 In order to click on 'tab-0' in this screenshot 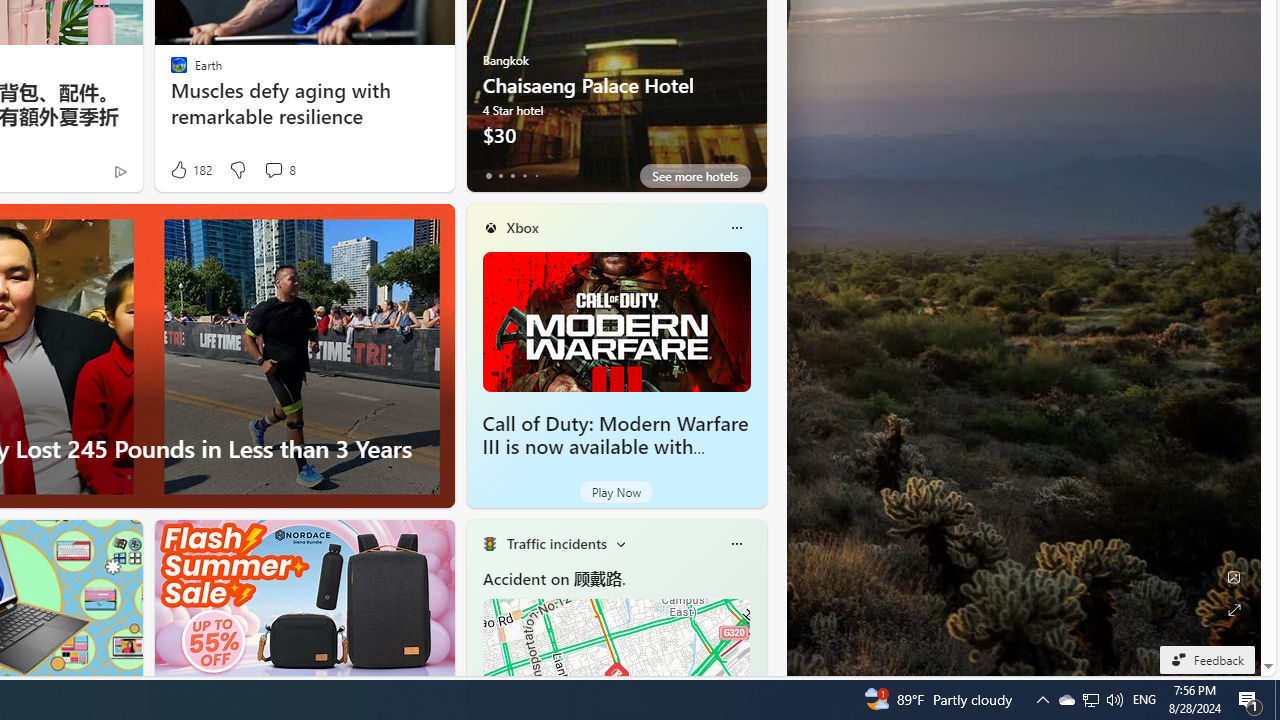, I will do `click(488, 175)`.